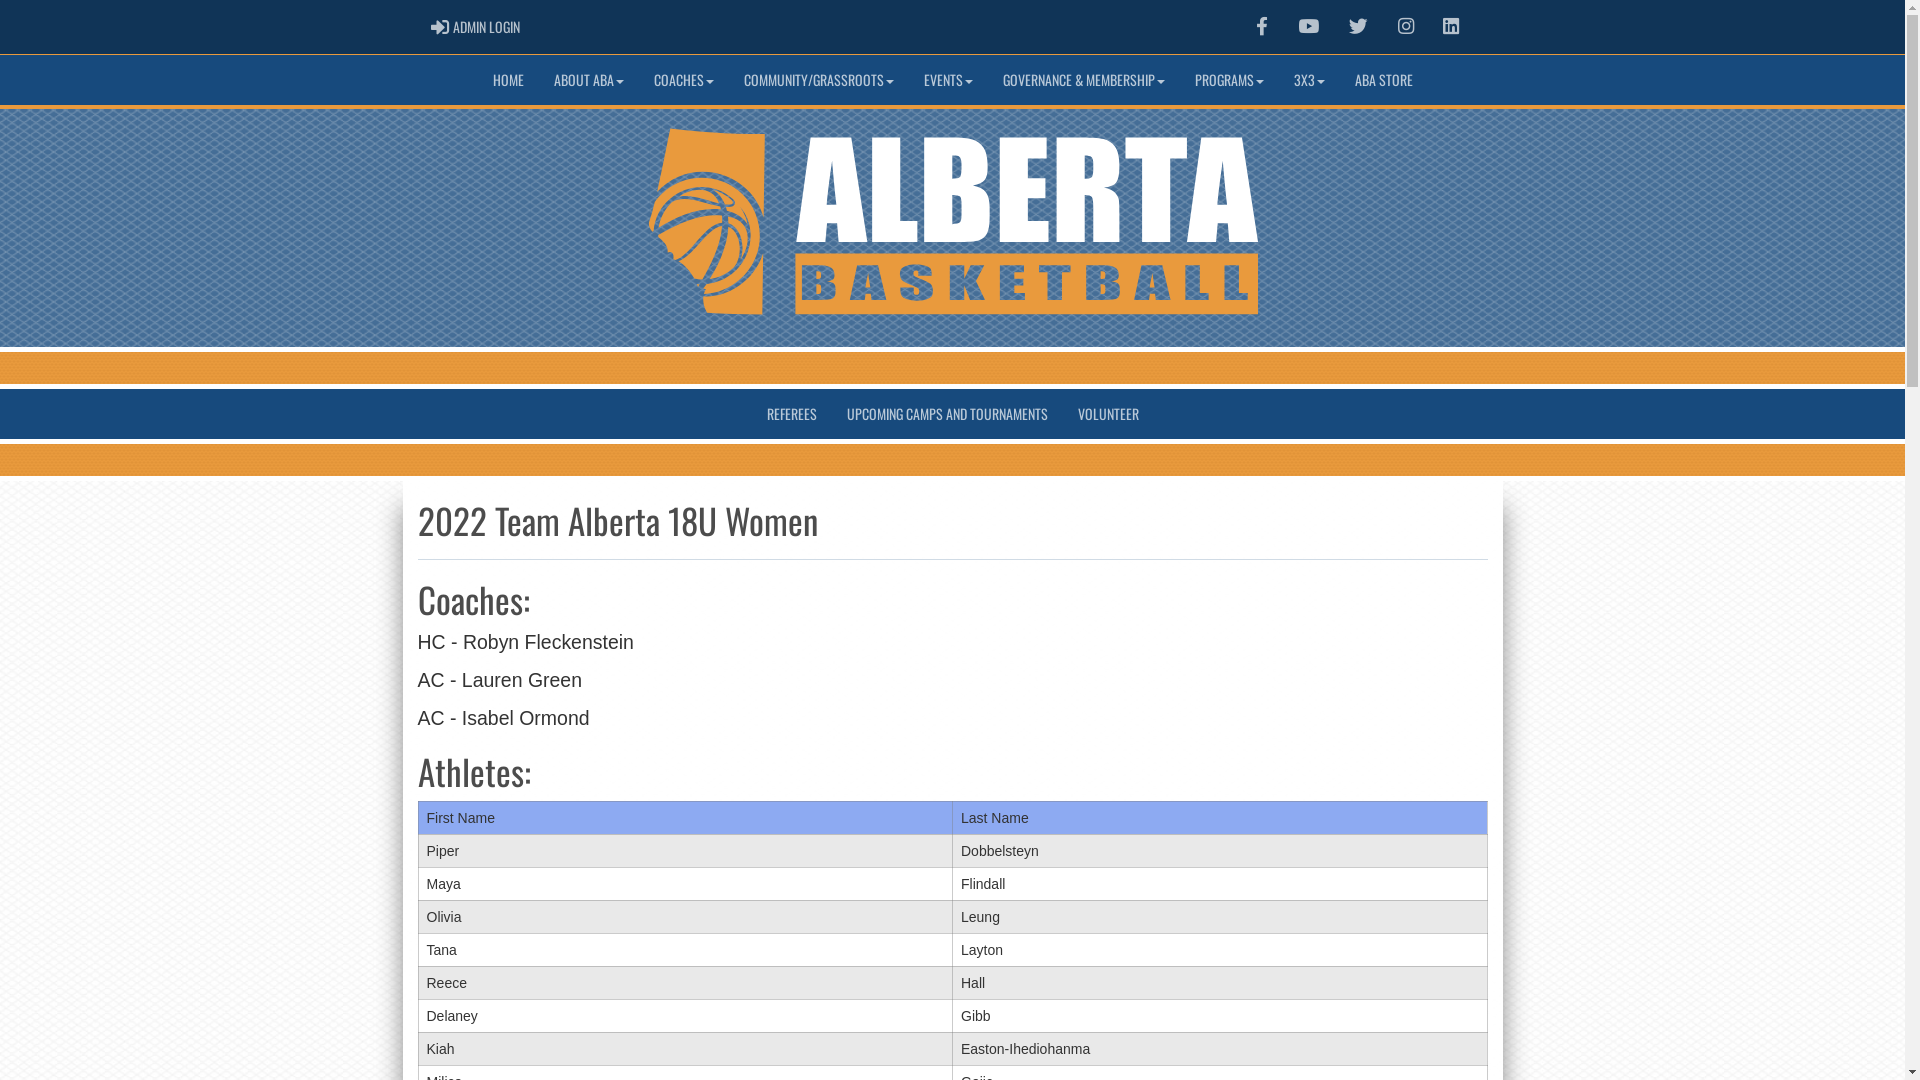  Describe the element at coordinates (1335, 27) in the screenshot. I see `'Twitter'` at that location.